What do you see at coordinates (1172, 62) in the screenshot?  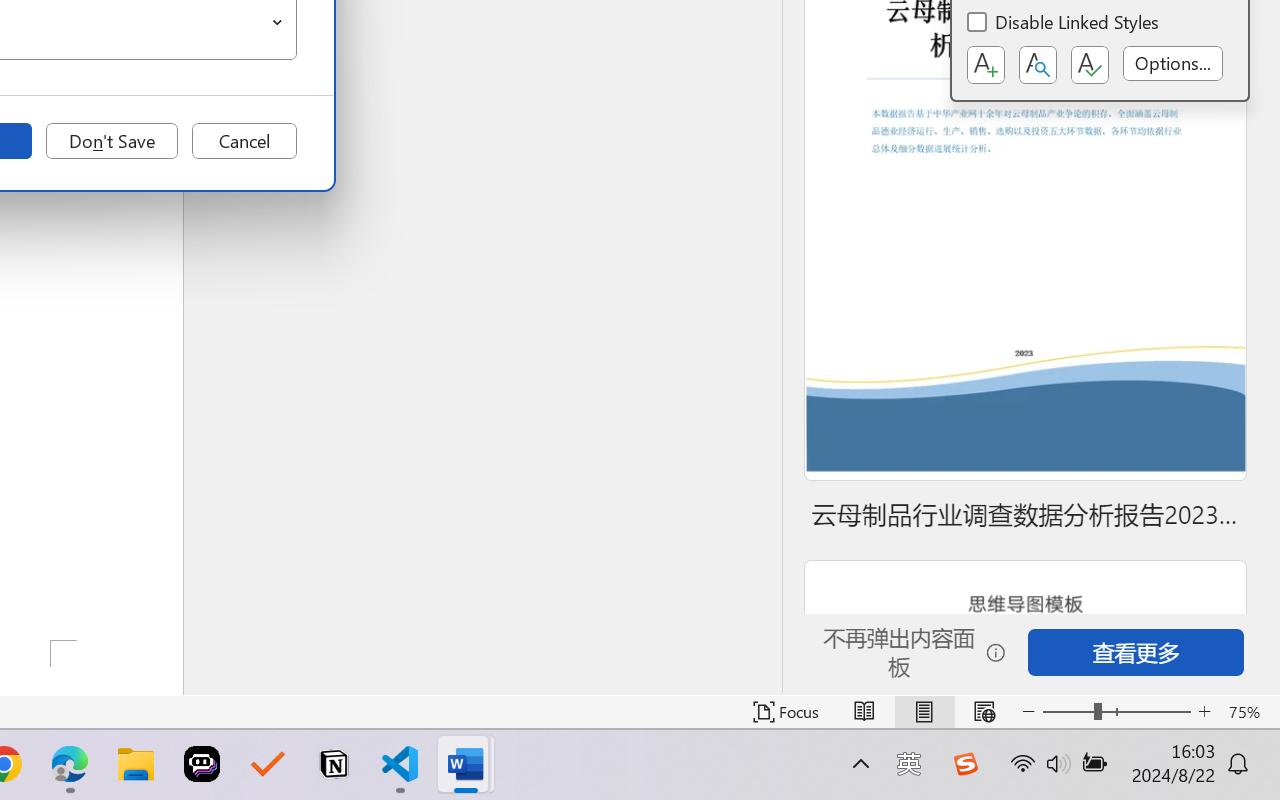 I see `'Options...'` at bounding box center [1172, 62].